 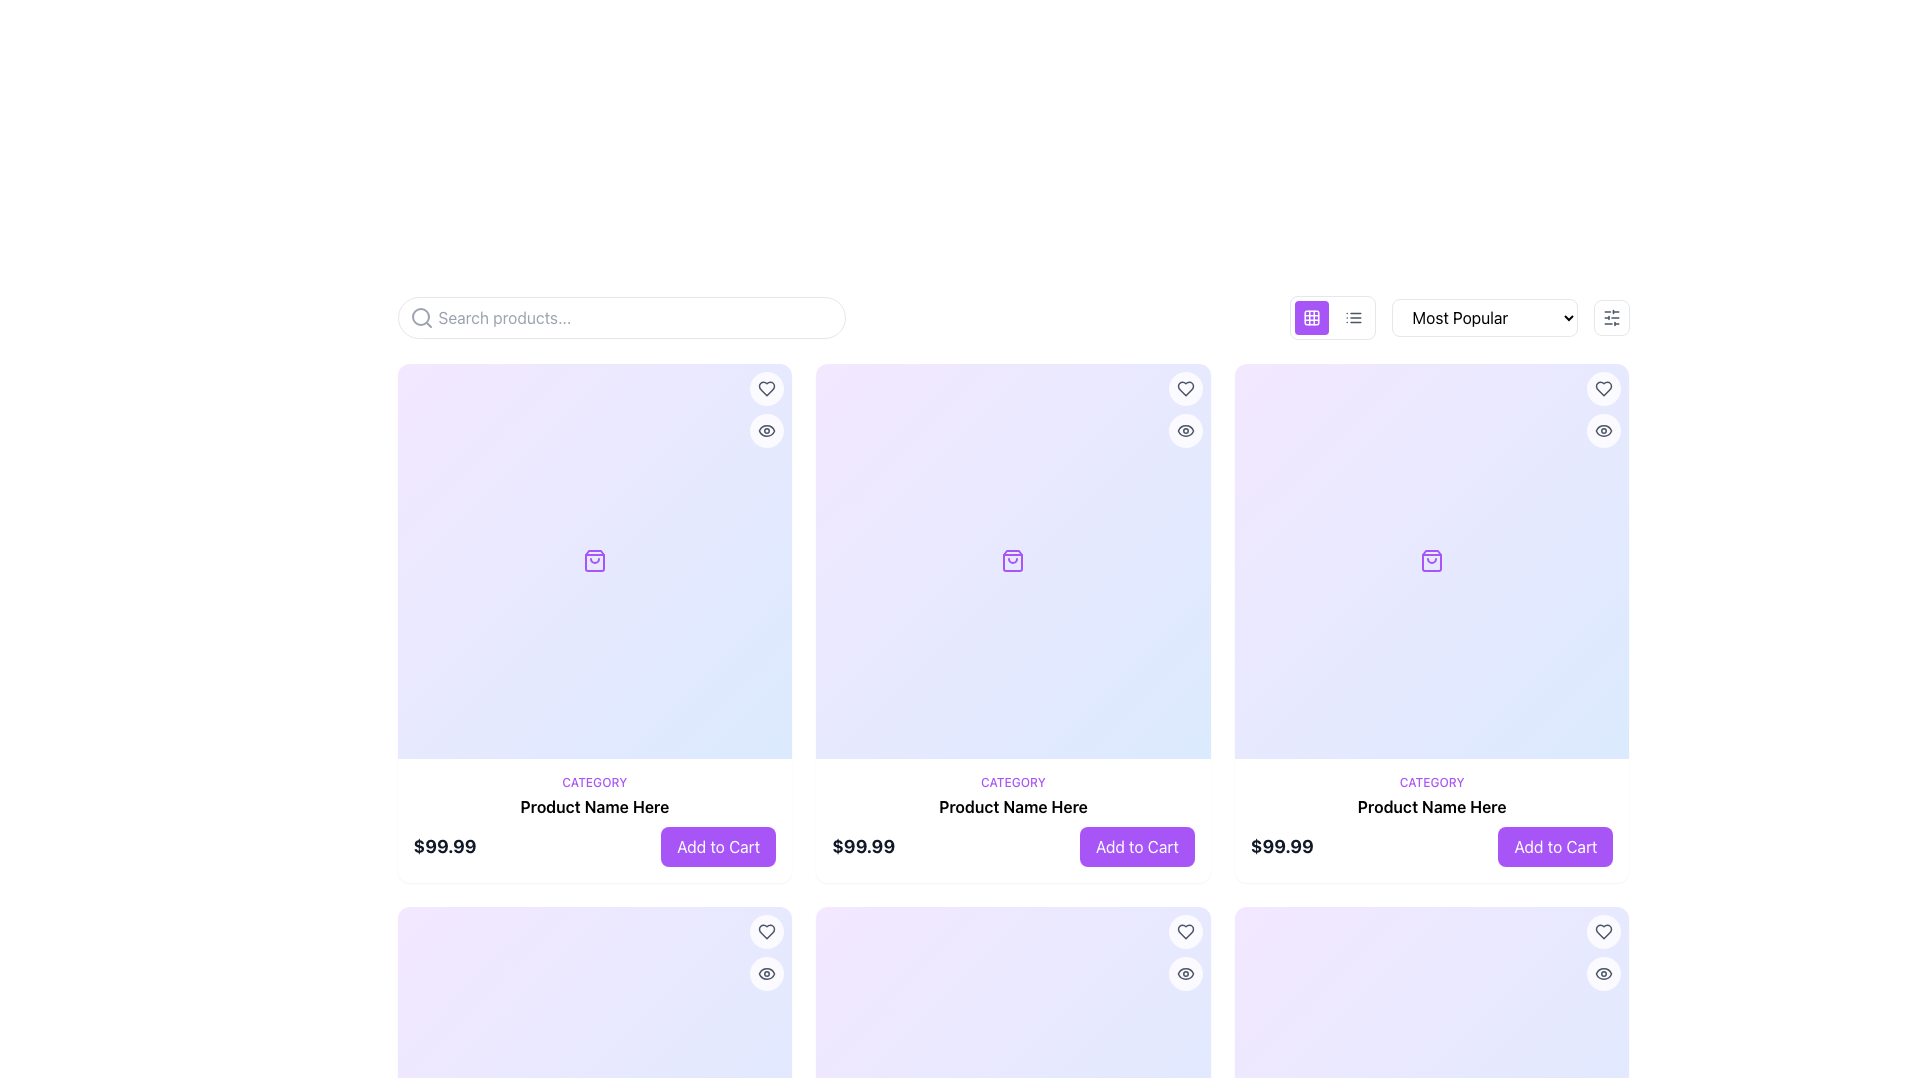 What do you see at coordinates (1604, 931) in the screenshot?
I see `the heart icon in the top right corner of the product card` at bounding box center [1604, 931].